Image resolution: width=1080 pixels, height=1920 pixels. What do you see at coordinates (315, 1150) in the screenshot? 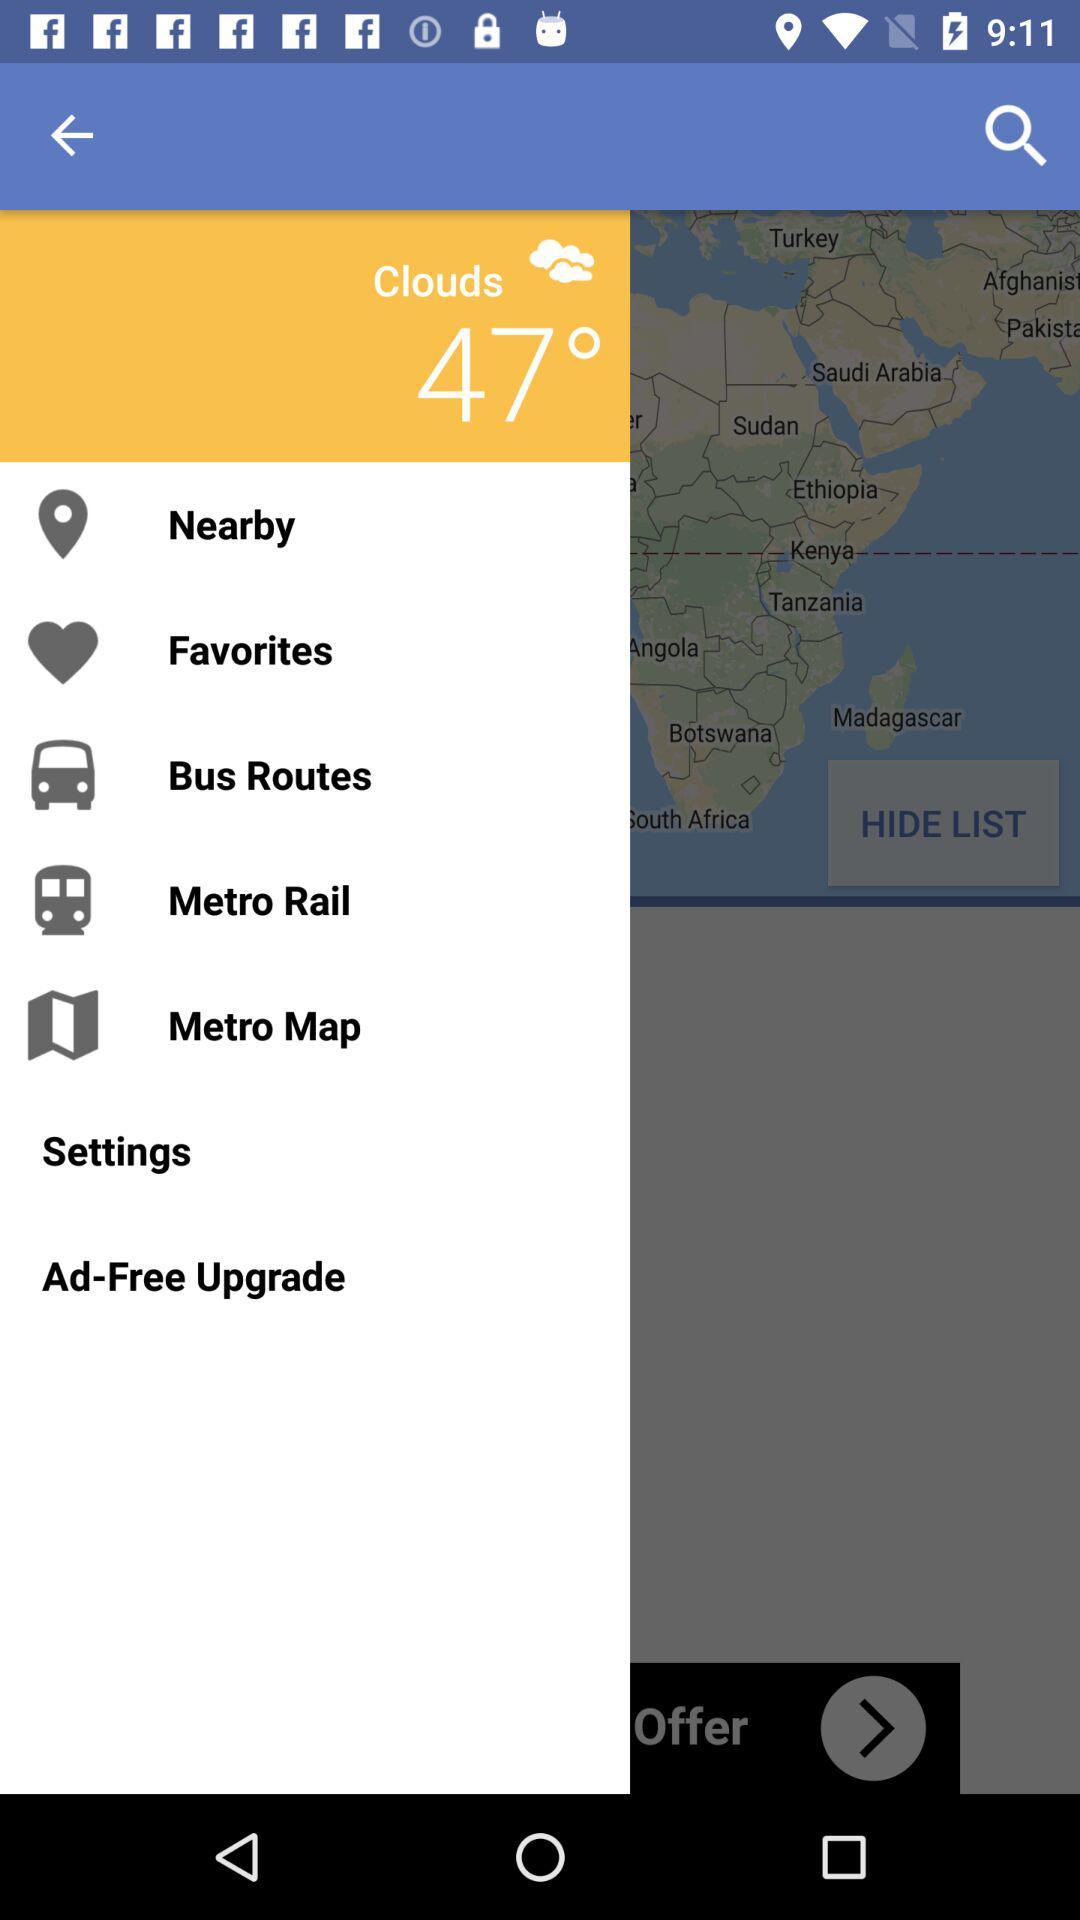
I see `settings` at bounding box center [315, 1150].